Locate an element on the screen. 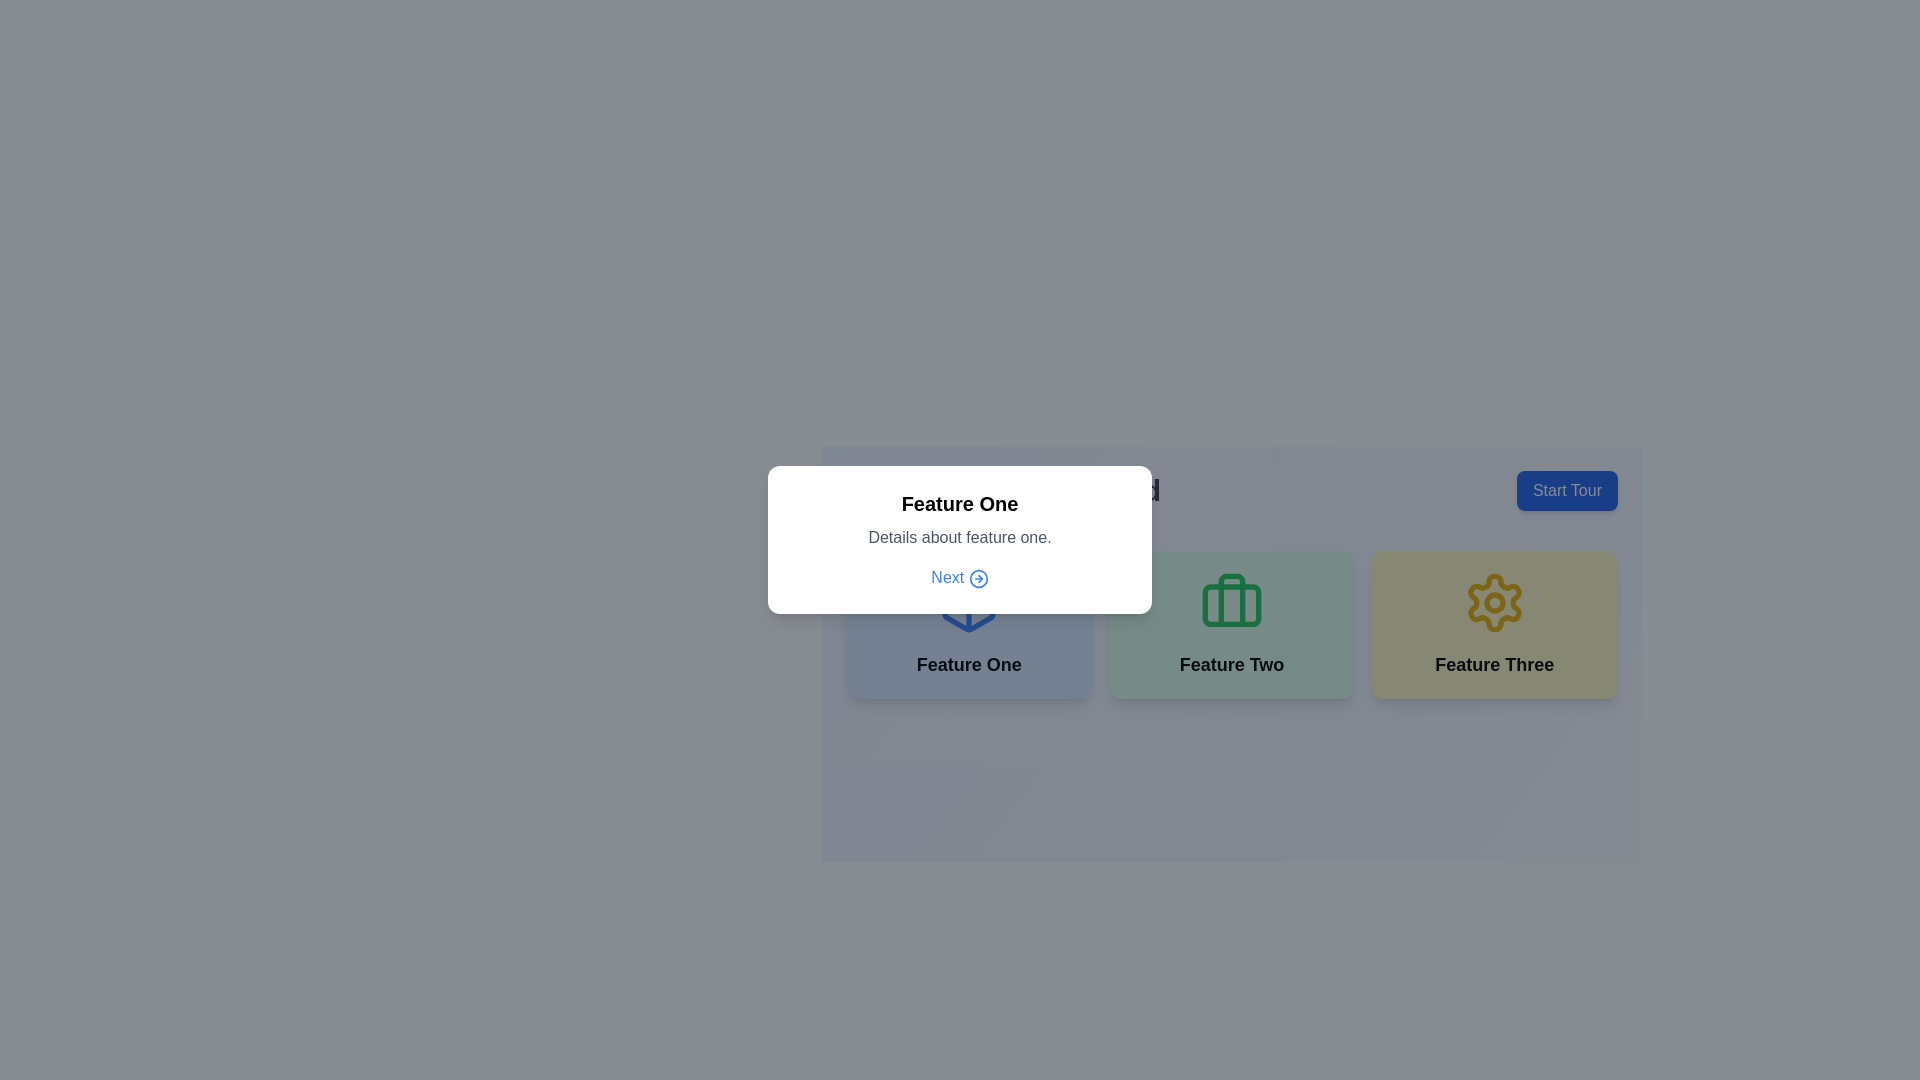 The image size is (1920, 1080). the Informational Card highlighting 'Feature Two' is located at coordinates (1231, 623).